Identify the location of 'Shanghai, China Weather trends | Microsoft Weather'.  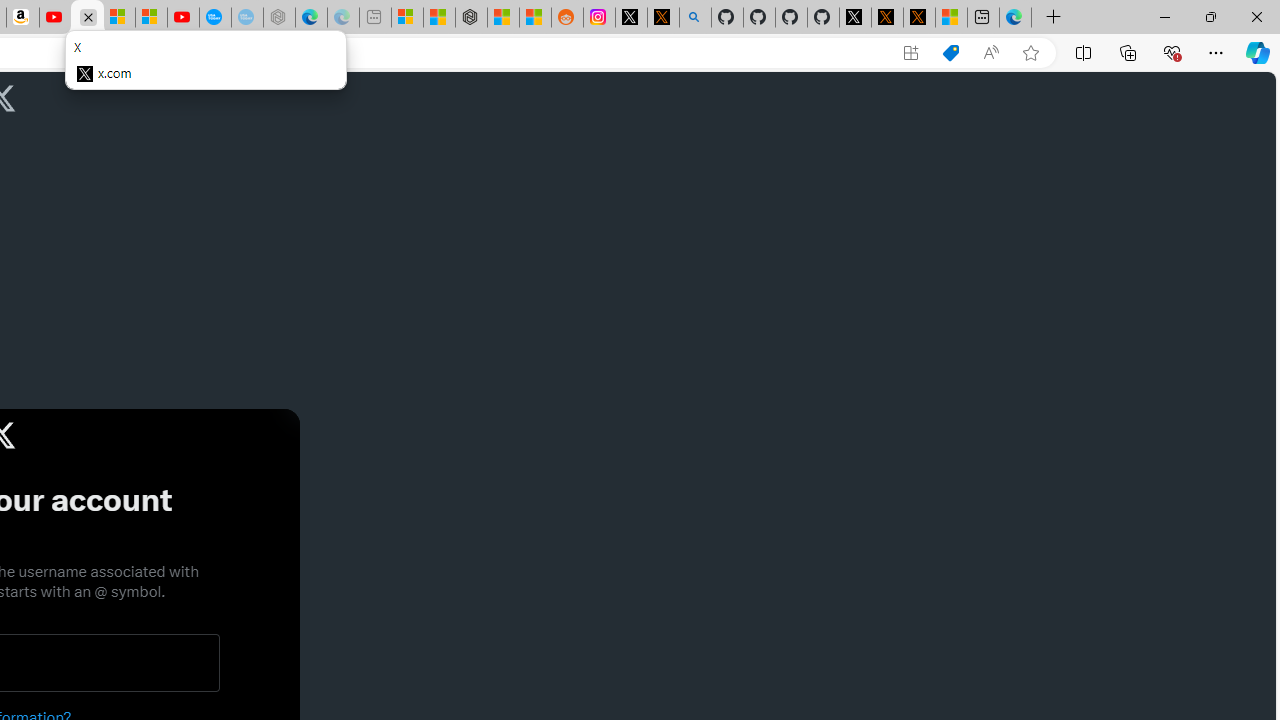
(535, 17).